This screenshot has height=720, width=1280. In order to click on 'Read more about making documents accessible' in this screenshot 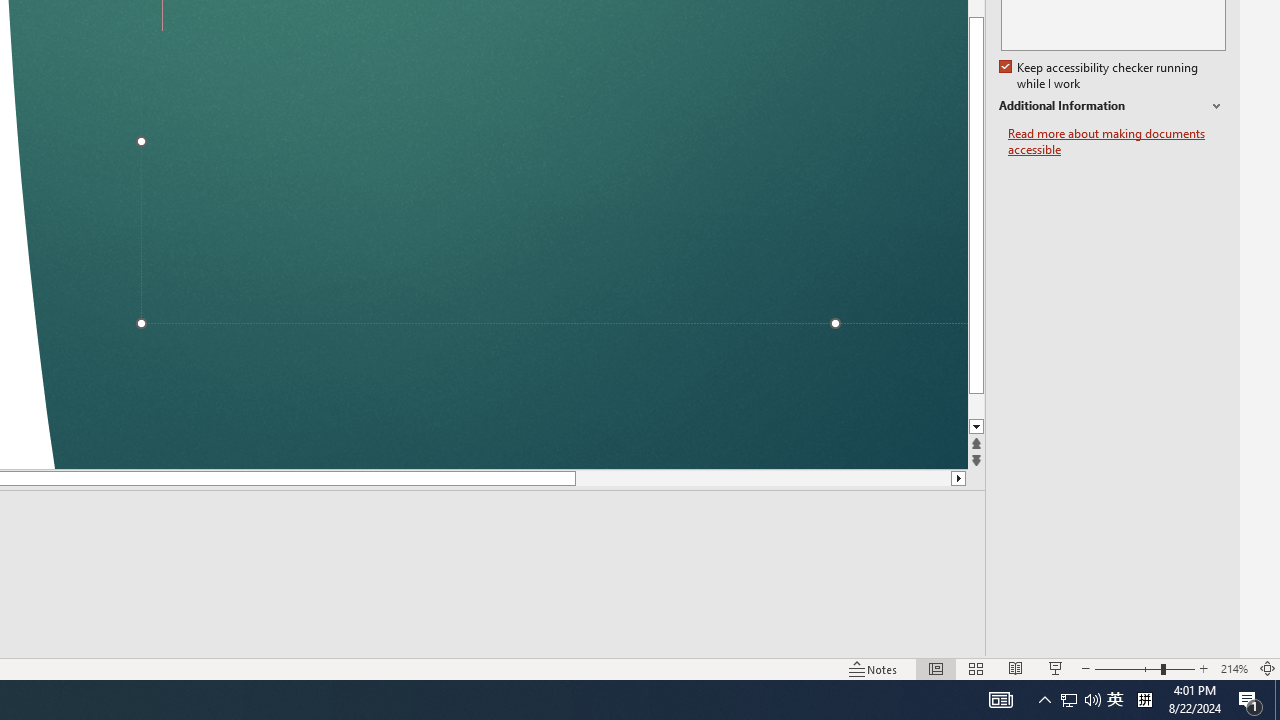, I will do `click(1116, 141)`.